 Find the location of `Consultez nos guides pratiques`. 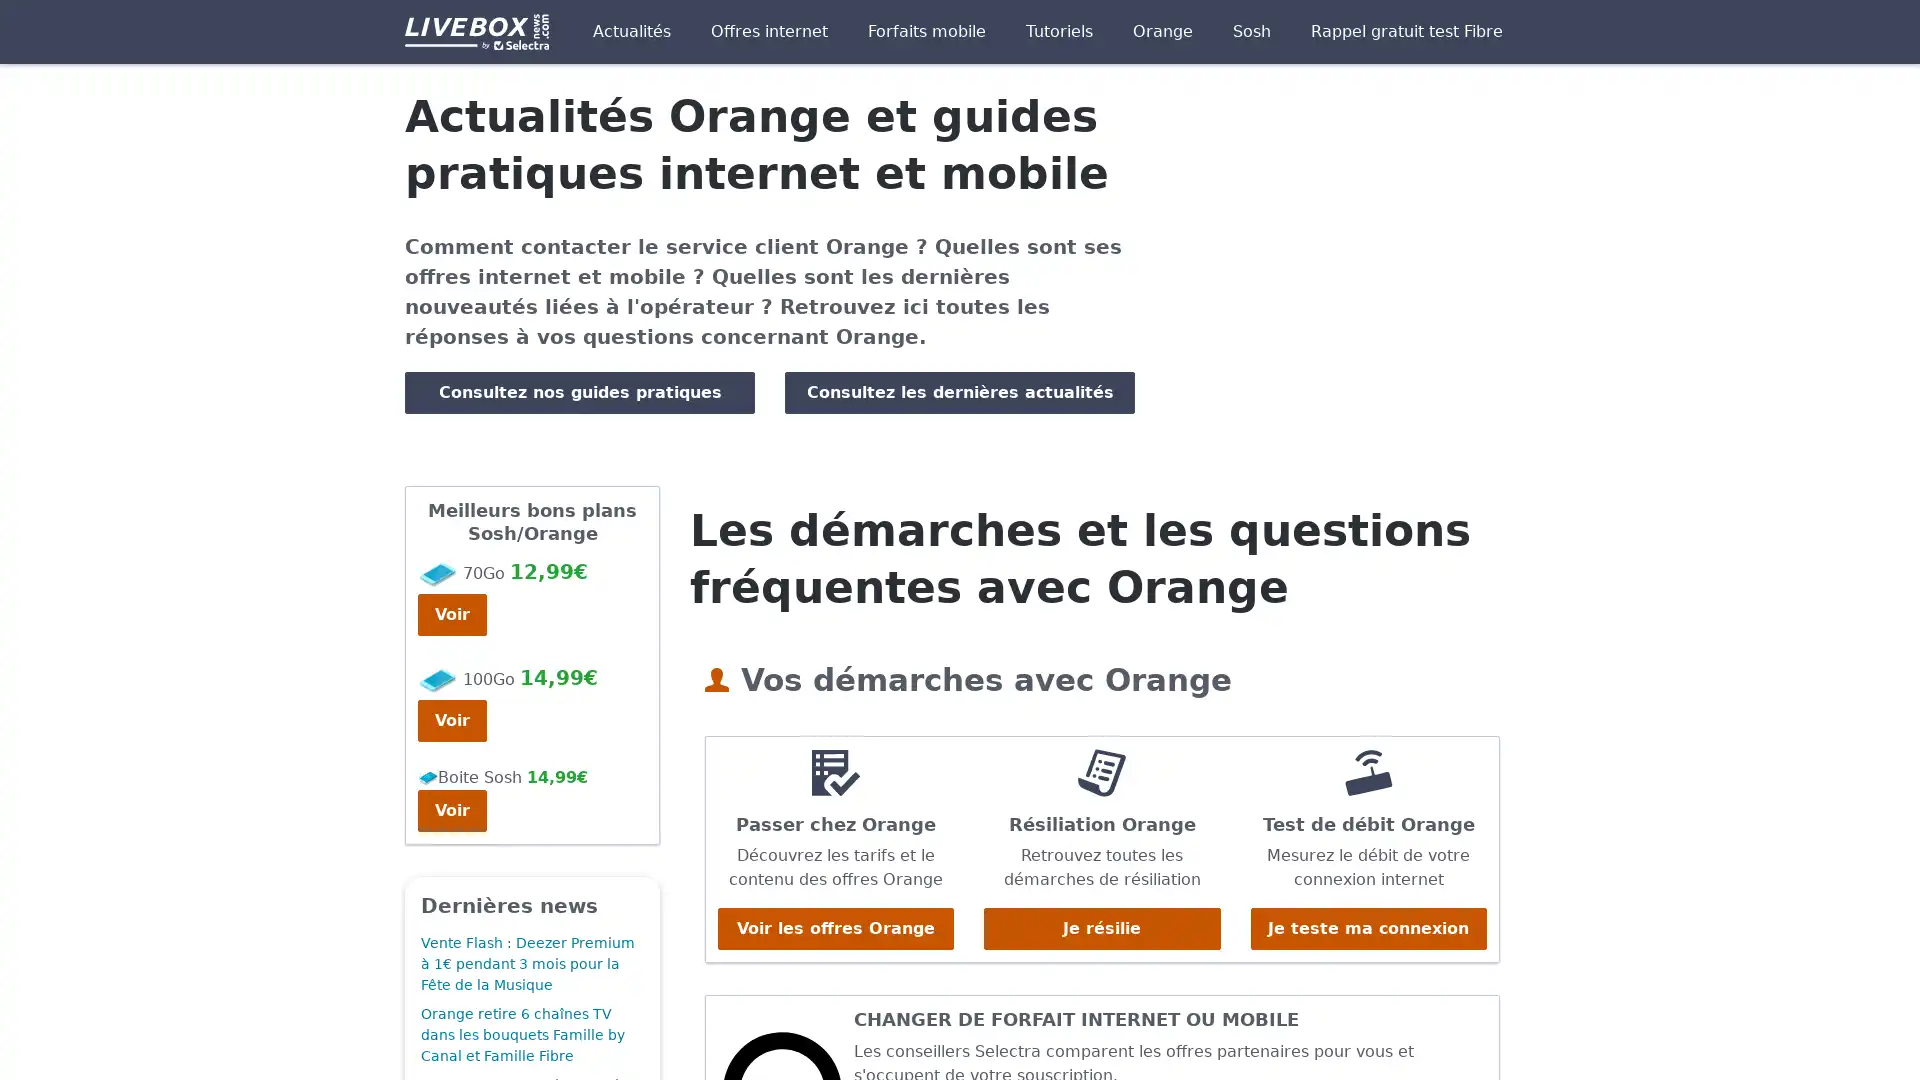

Consultez nos guides pratiques is located at coordinates (579, 392).